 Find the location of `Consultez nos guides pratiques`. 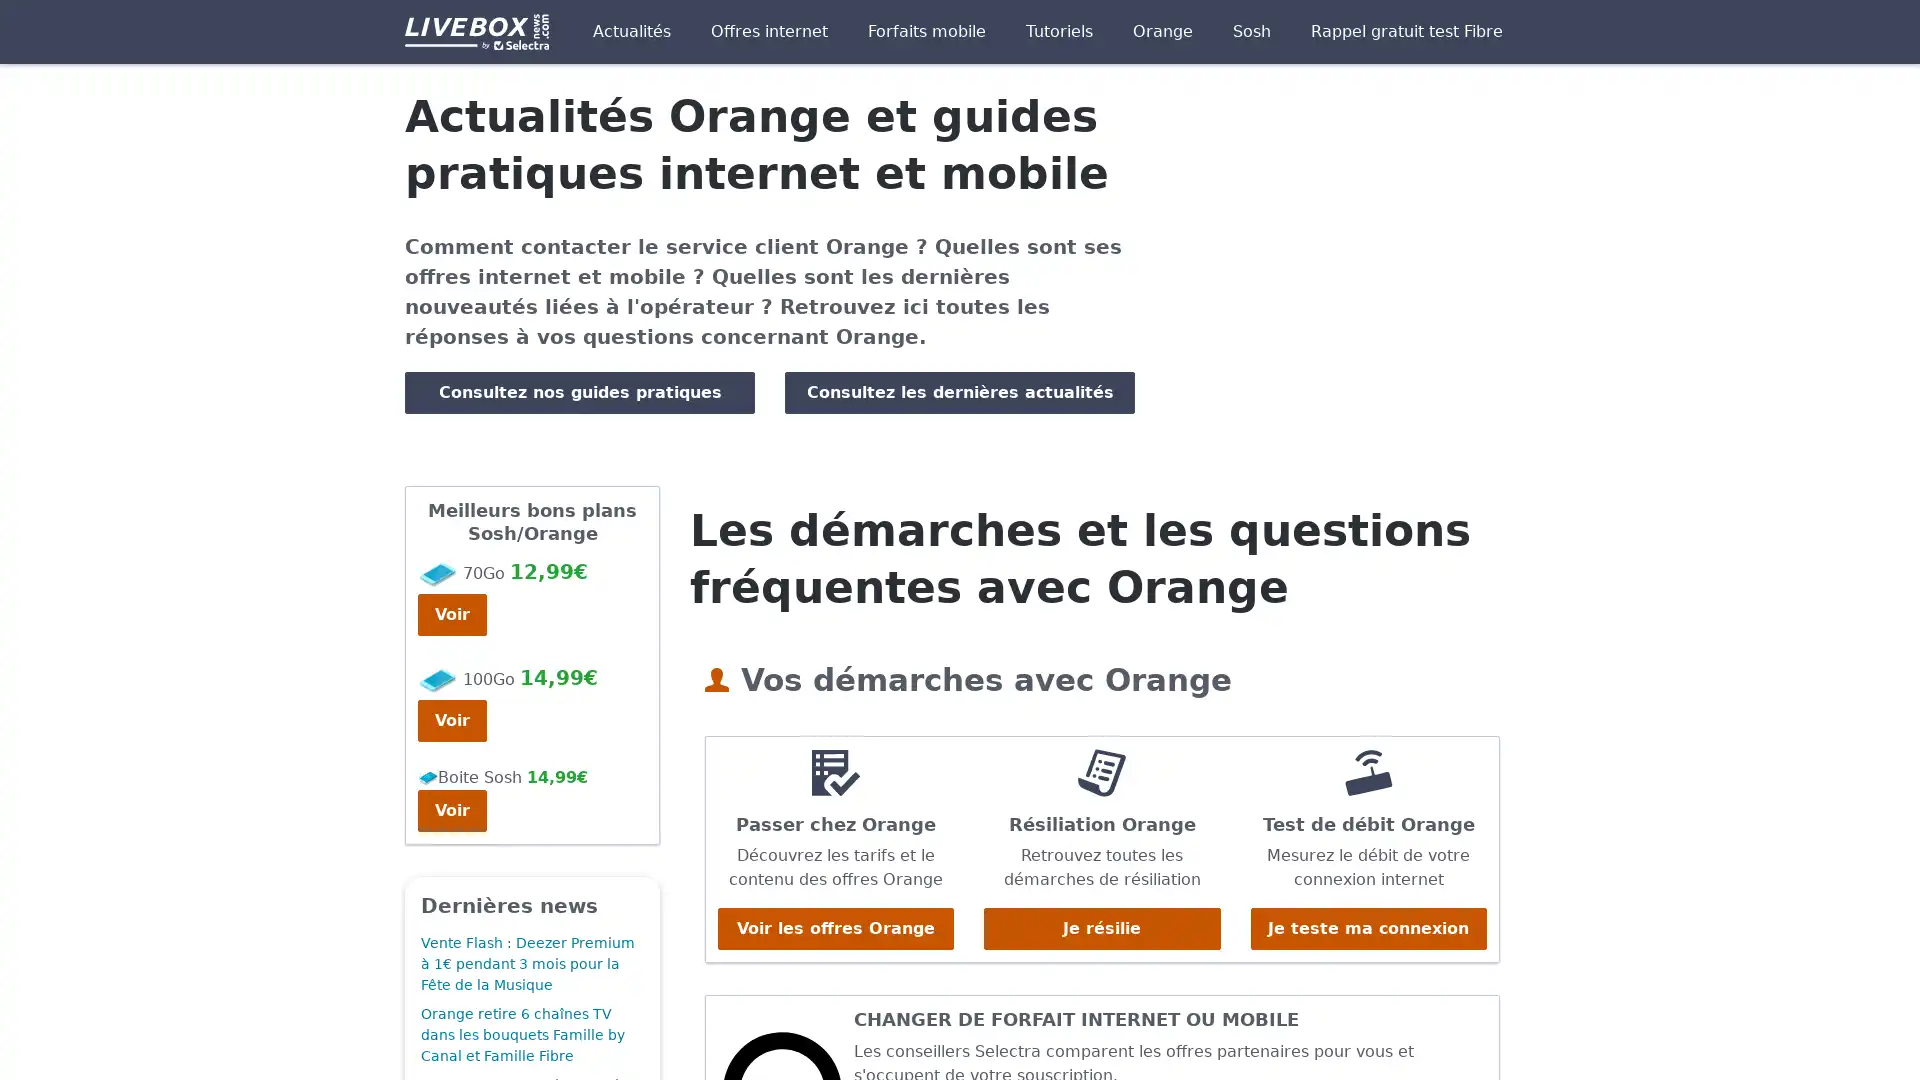

Consultez nos guides pratiques is located at coordinates (579, 392).